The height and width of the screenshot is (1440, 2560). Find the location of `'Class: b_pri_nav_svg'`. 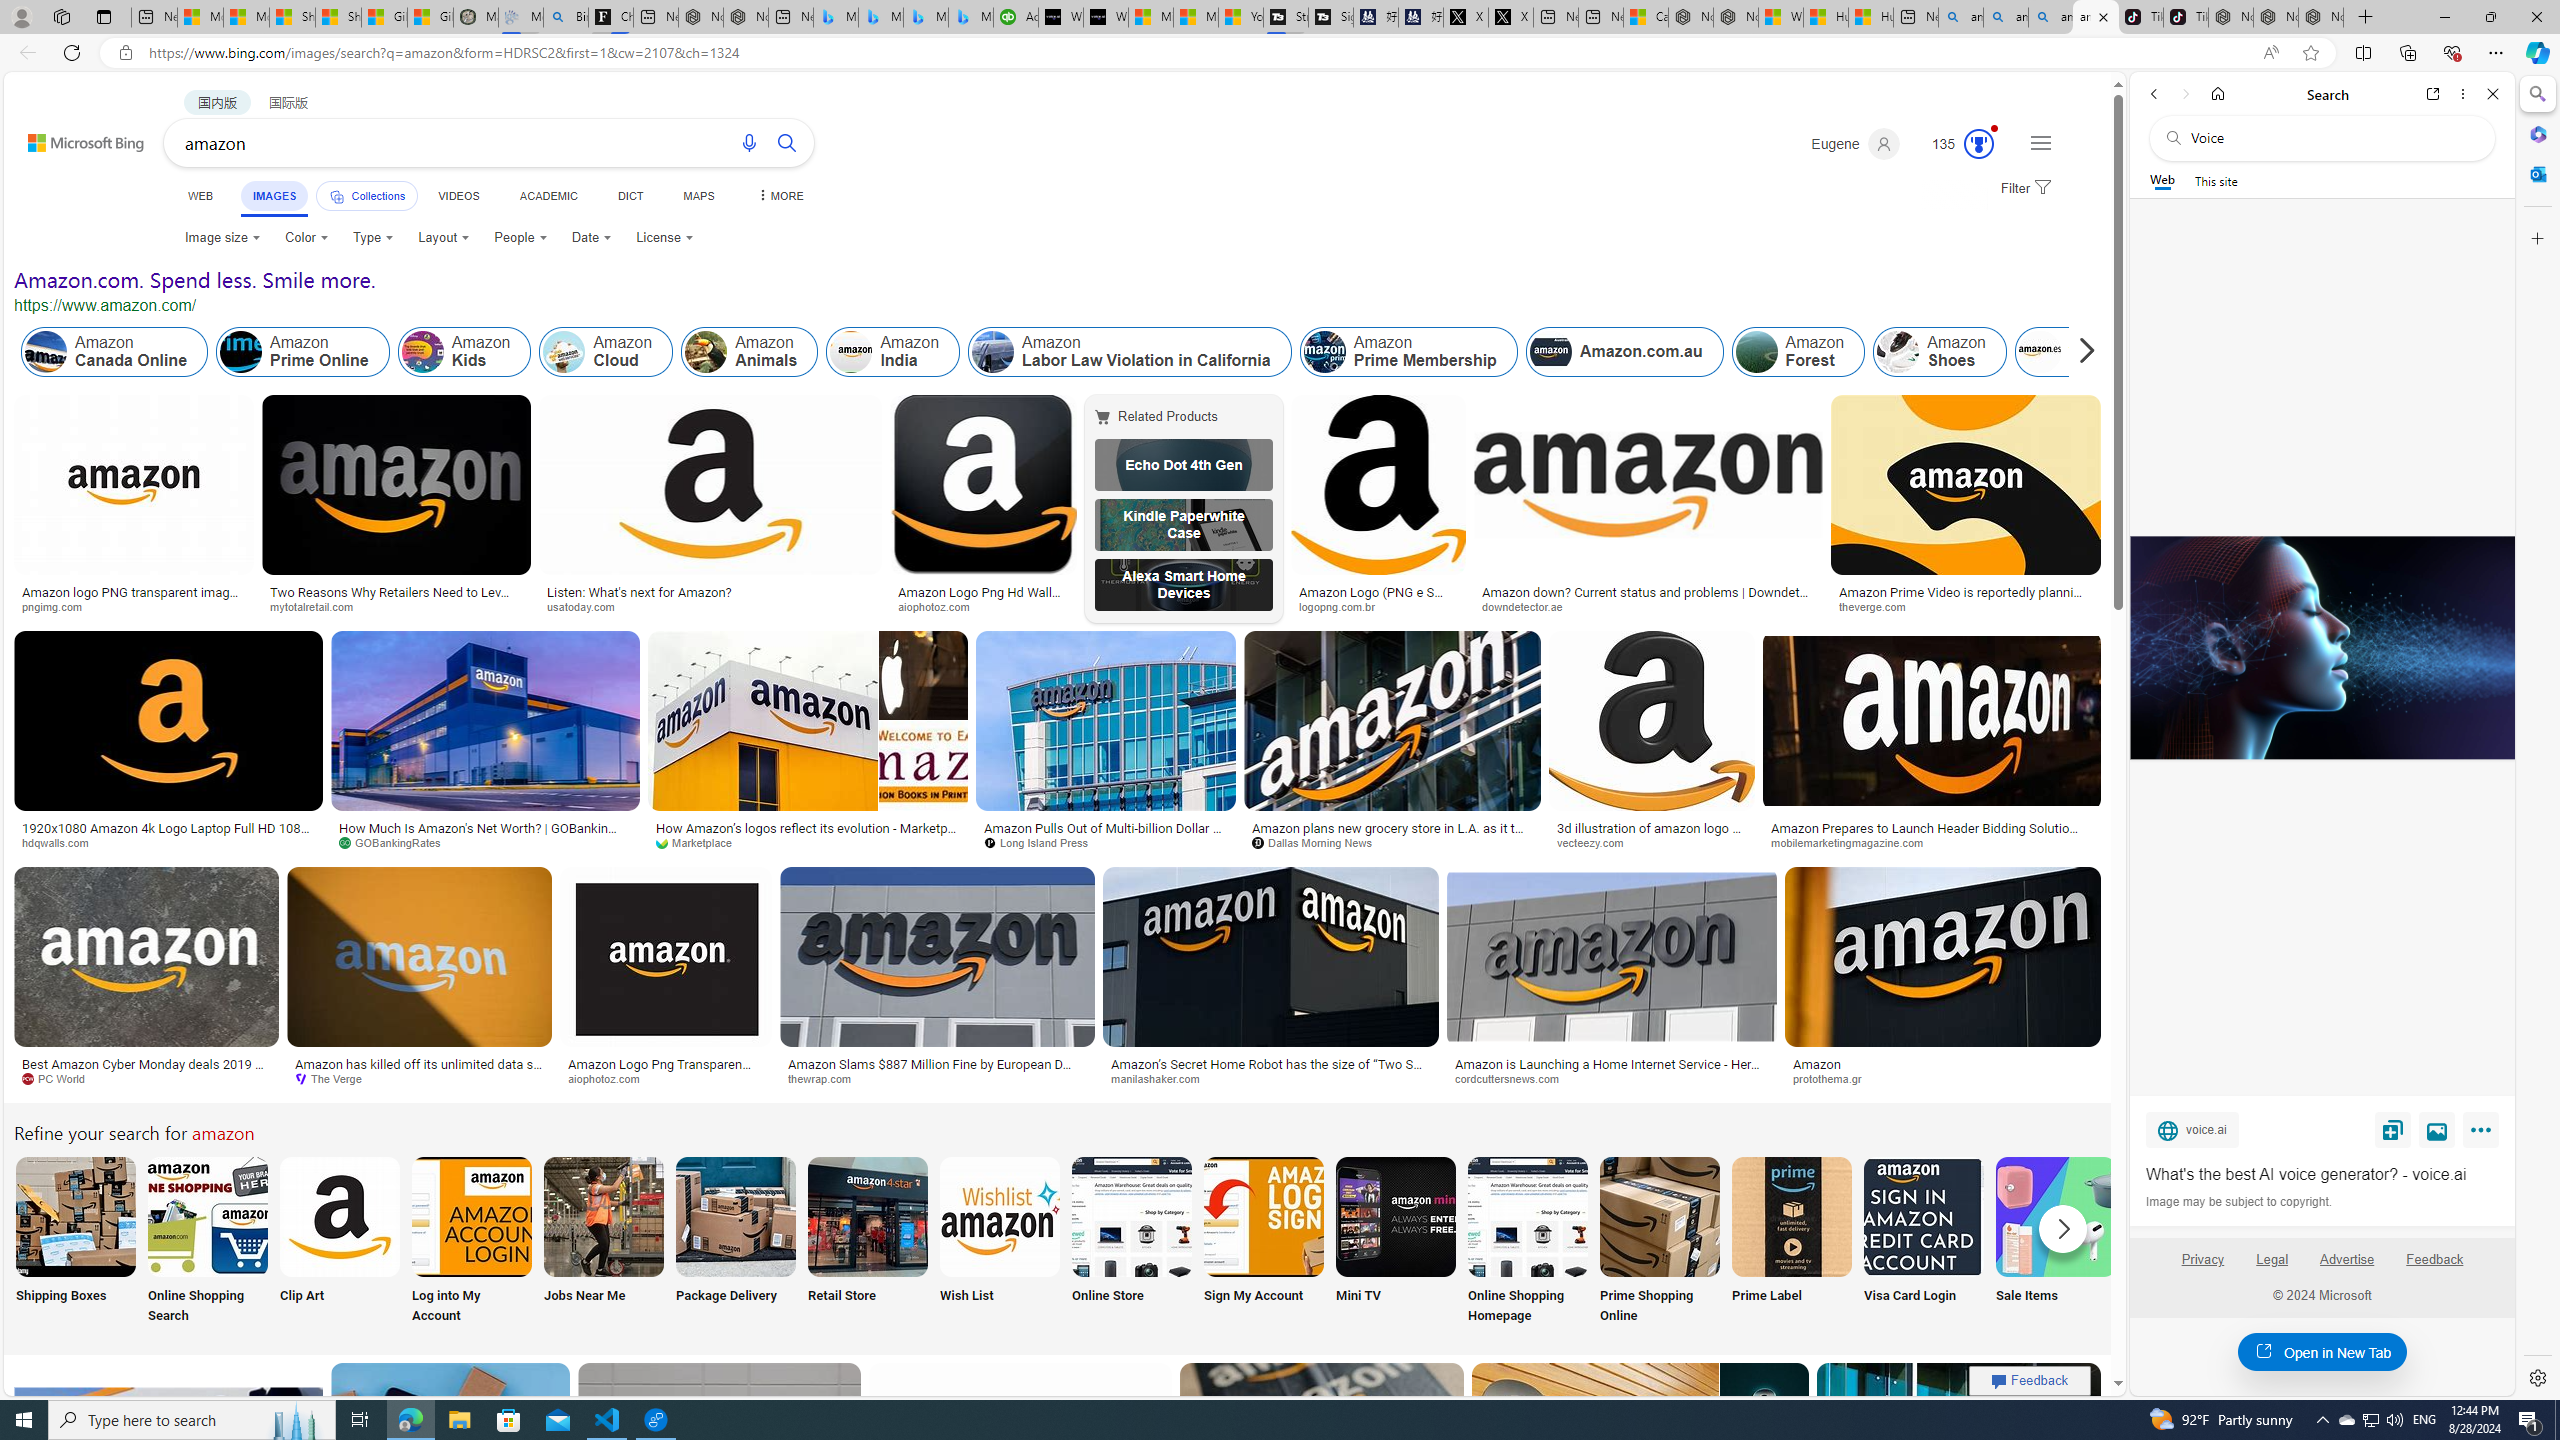

'Class: b_pri_nav_svg' is located at coordinates (337, 196).